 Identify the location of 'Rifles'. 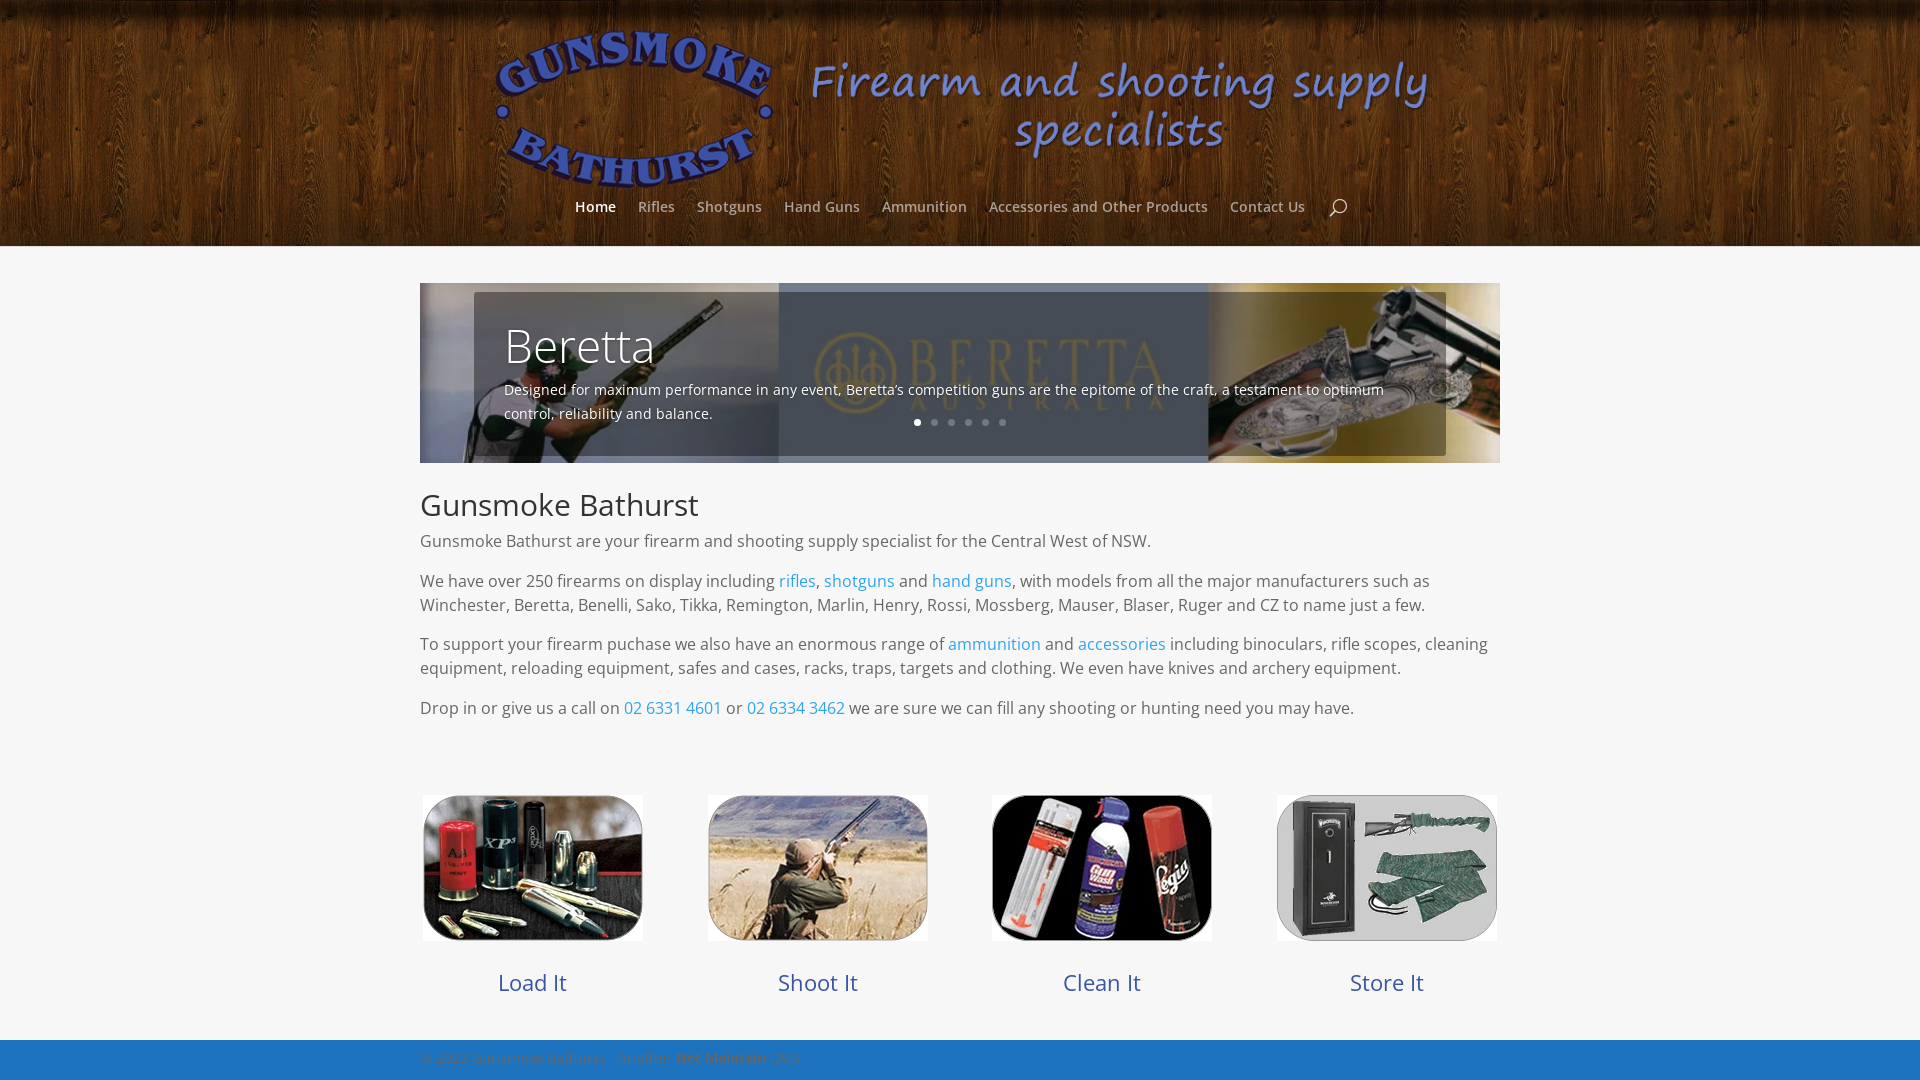
(656, 223).